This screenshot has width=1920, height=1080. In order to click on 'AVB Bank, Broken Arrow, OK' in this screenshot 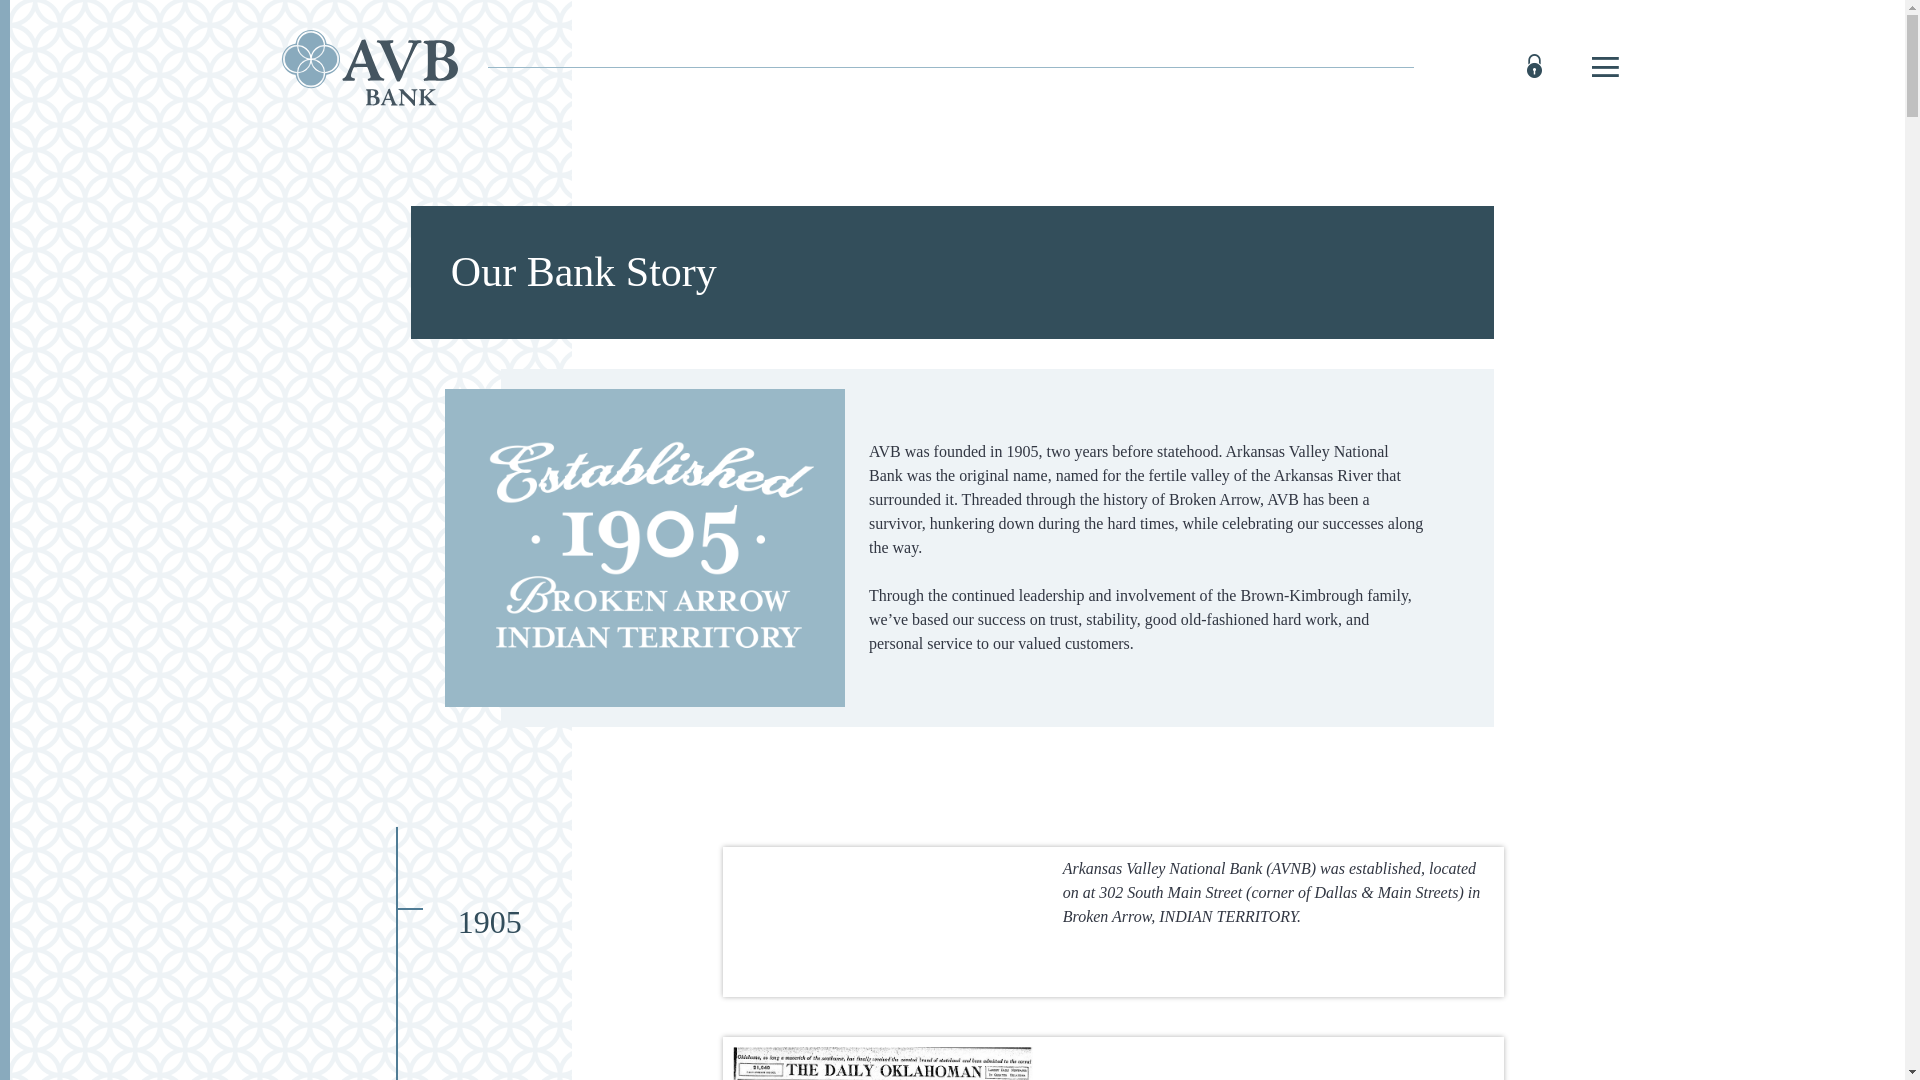, I will do `click(369, 67)`.